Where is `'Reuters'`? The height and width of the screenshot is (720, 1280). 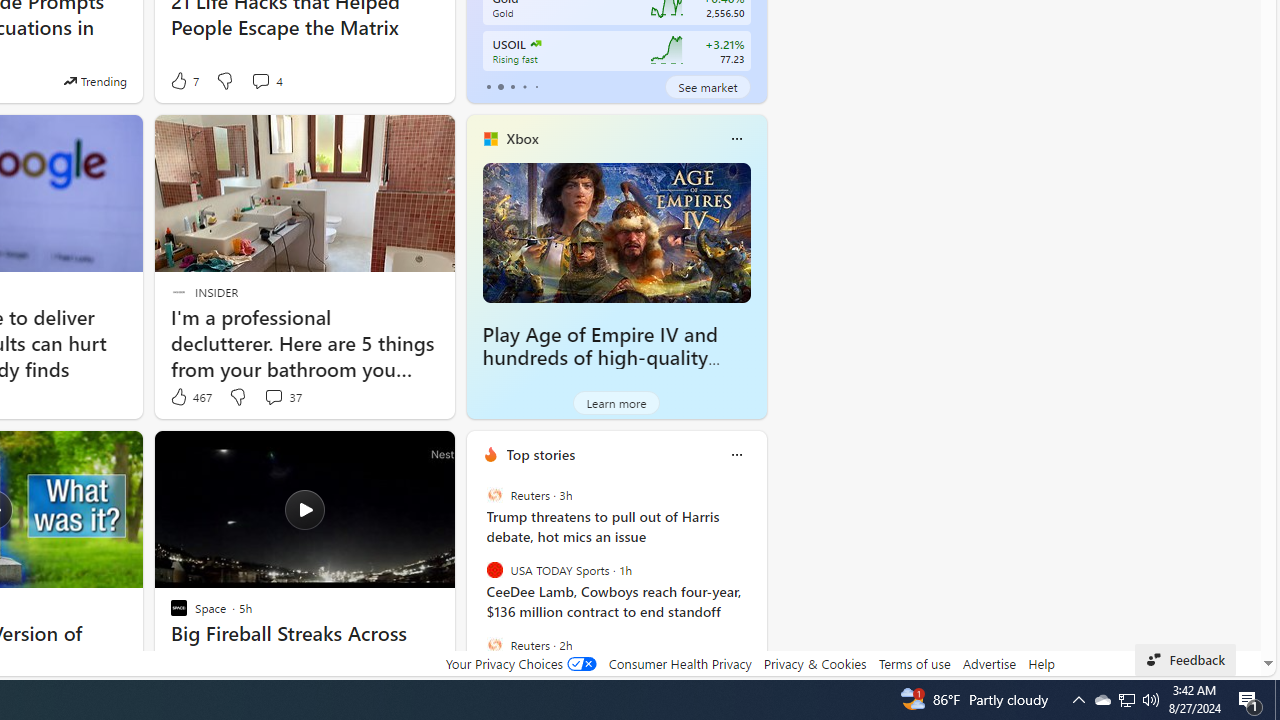
'Reuters' is located at coordinates (494, 644).